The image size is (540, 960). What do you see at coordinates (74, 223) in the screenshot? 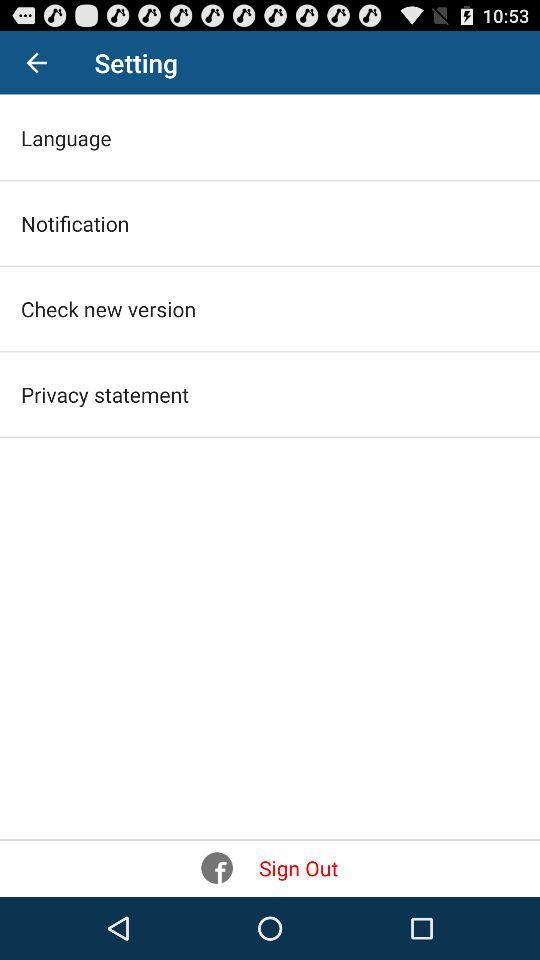
I see `the icon below language` at bounding box center [74, 223].